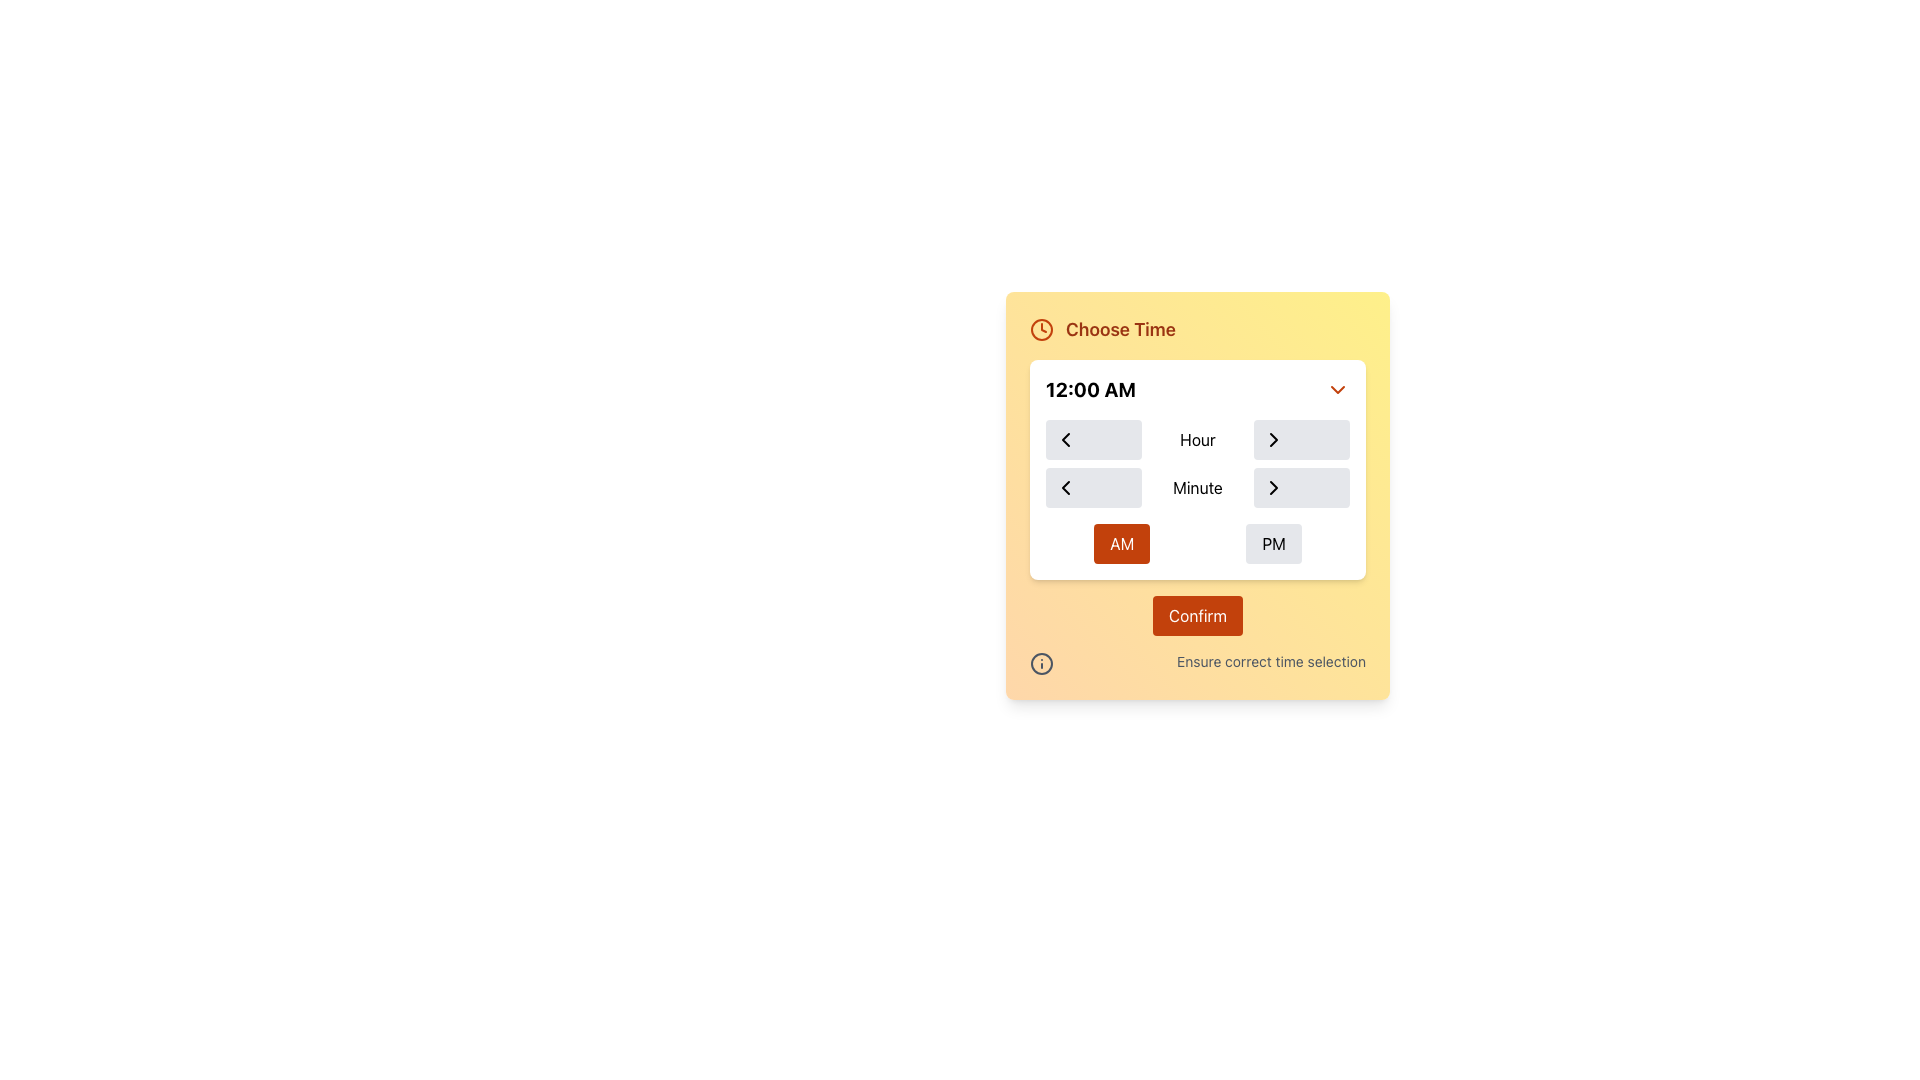 This screenshot has width=1920, height=1080. I want to click on the small right-pointing chevron symbol used for forward navigation in the 'Minute' time selection interface, so click(1272, 488).